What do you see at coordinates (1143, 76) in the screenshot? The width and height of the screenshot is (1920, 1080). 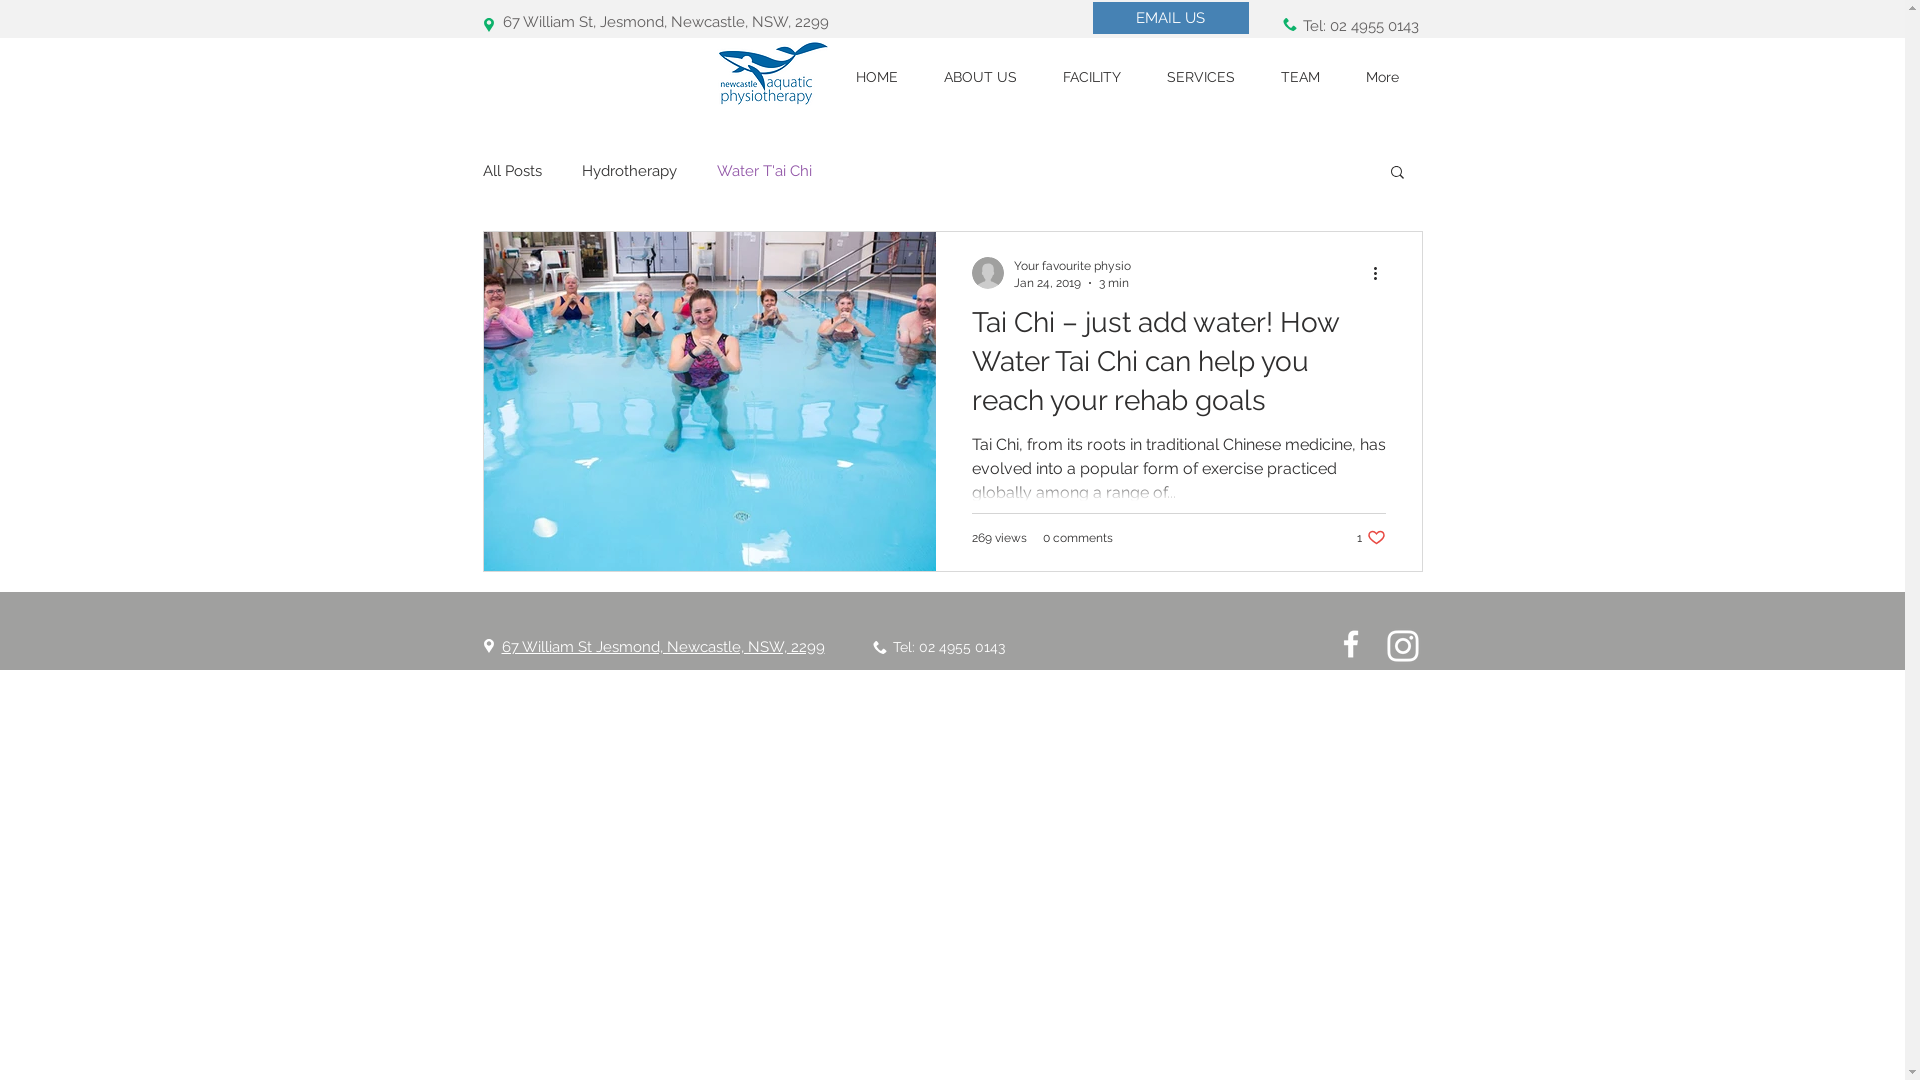 I see `'SERVICES'` at bounding box center [1143, 76].